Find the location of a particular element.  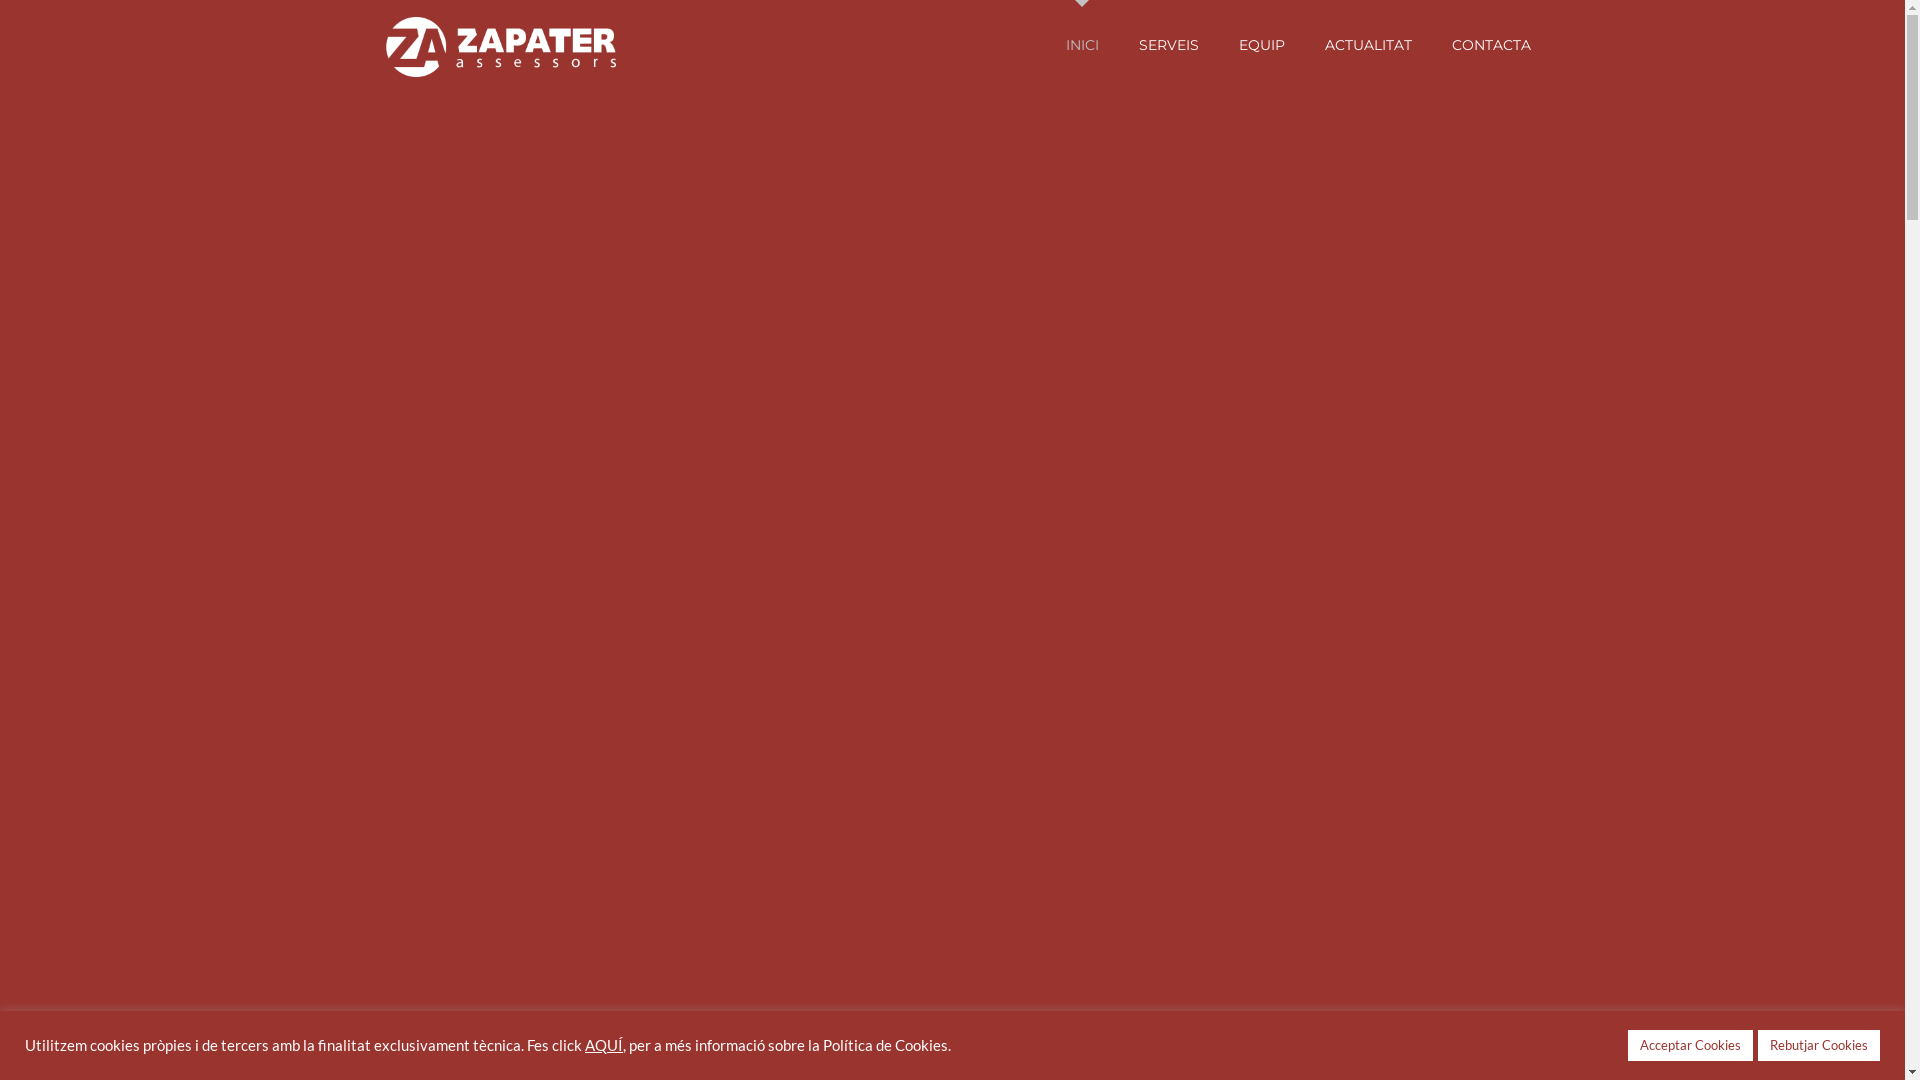

'Acceptar Cookies' is located at coordinates (1689, 1044).